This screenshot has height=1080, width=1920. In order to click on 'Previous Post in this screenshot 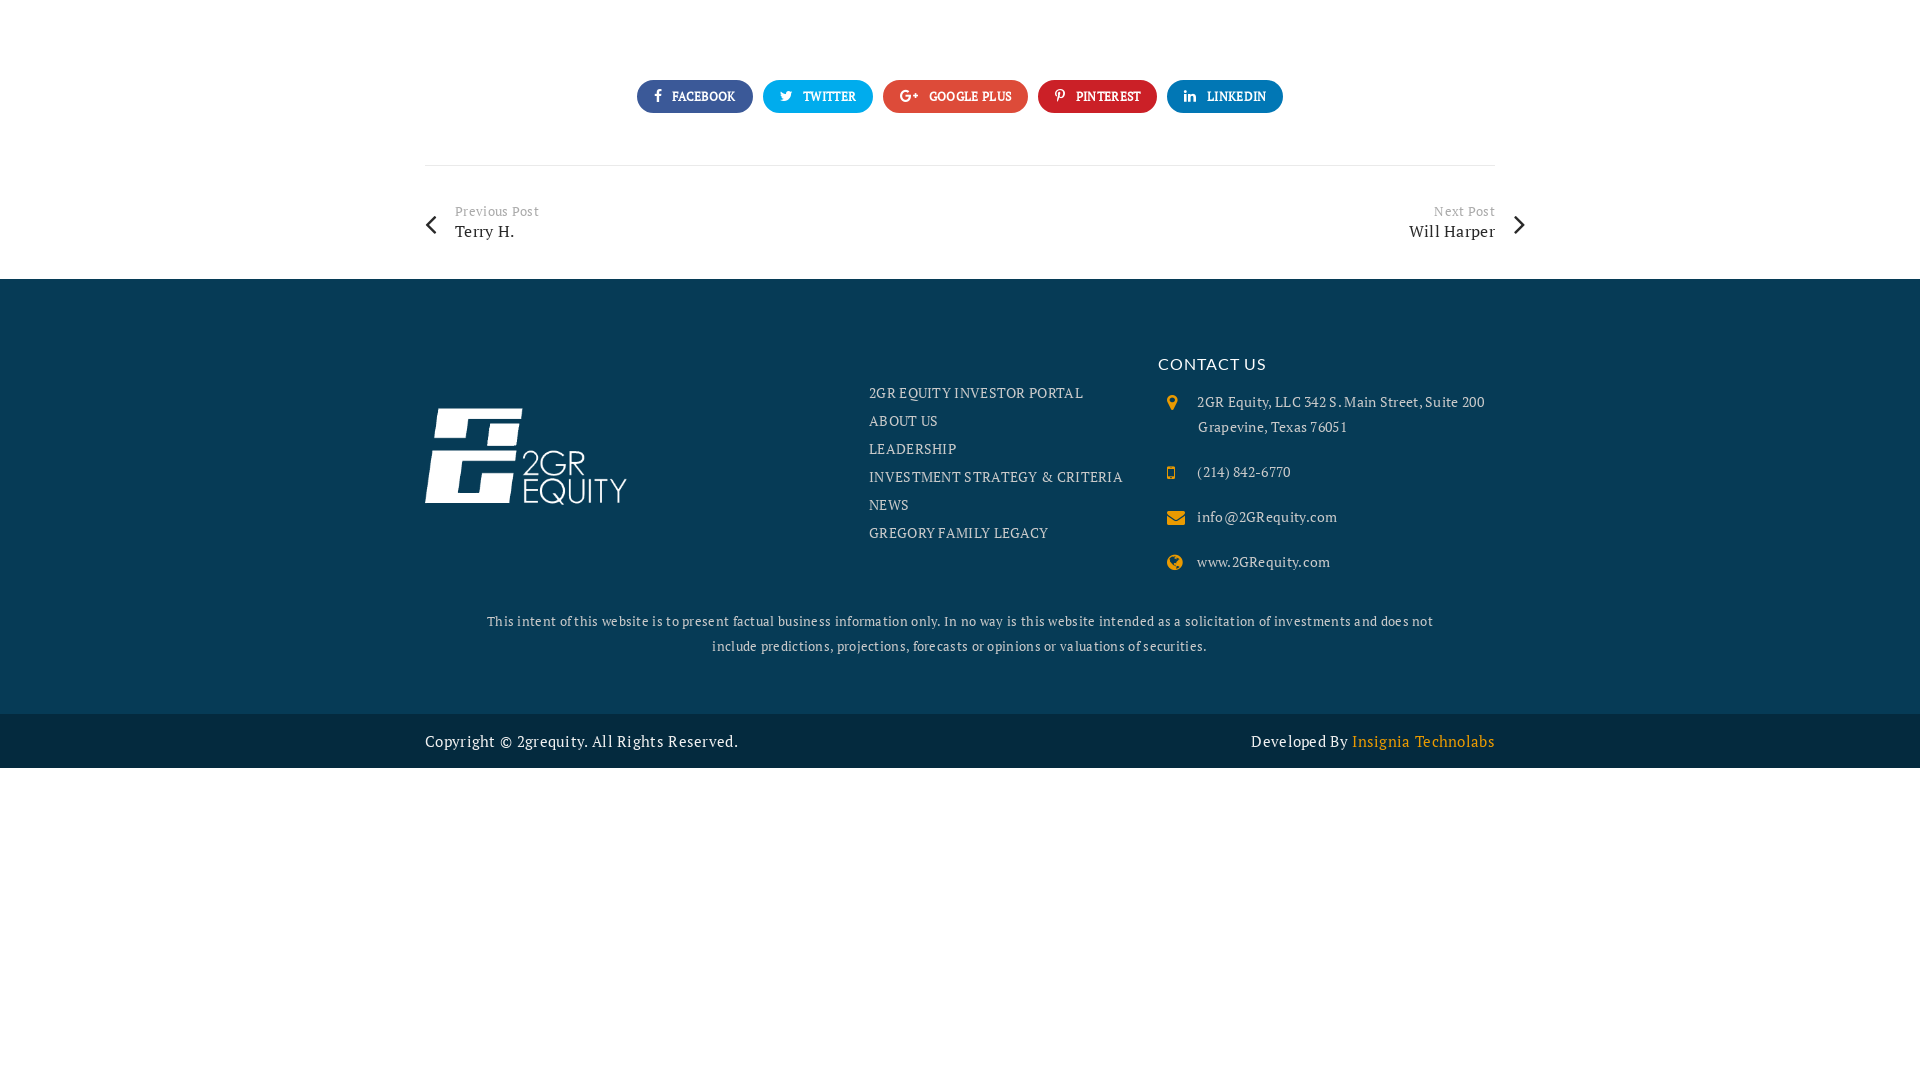, I will do `click(692, 221)`.